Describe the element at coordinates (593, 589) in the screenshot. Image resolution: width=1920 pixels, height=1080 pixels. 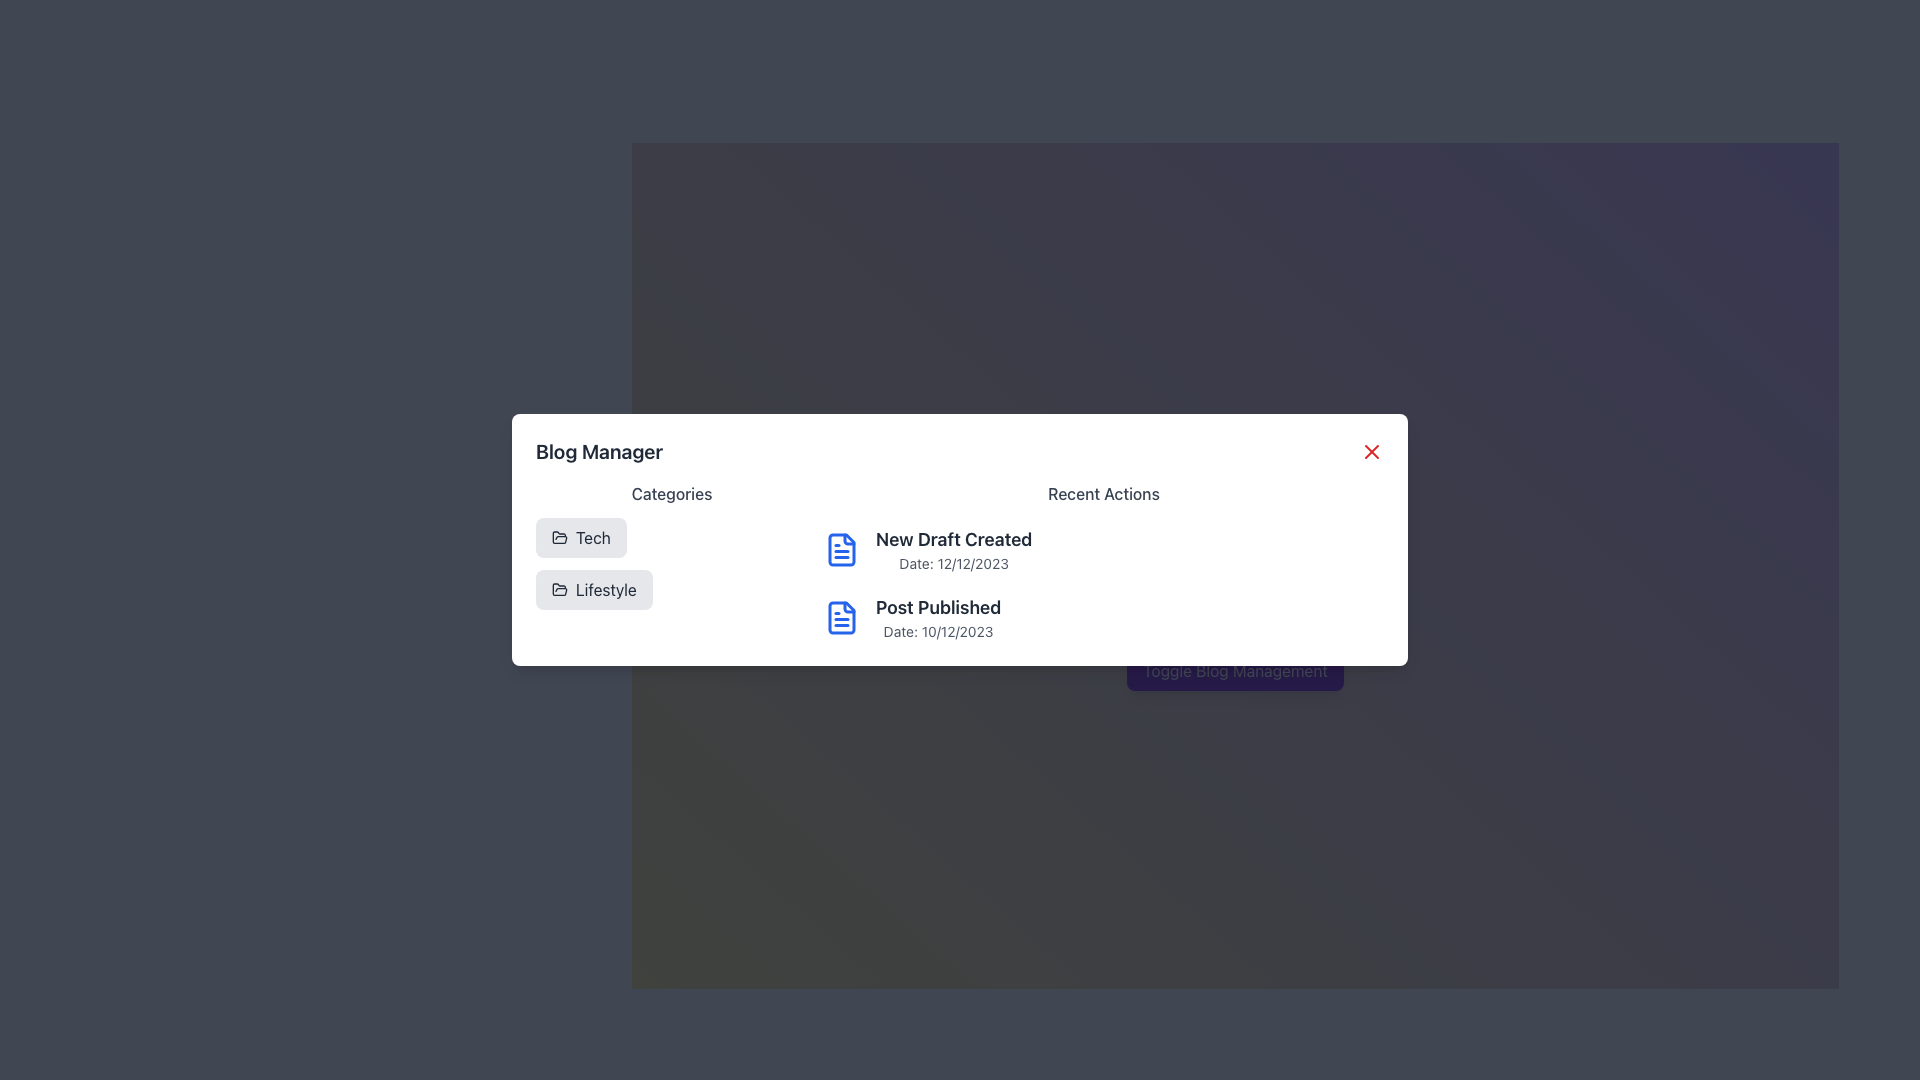
I see `the 'Lifestyle' category button in the 'Categories' section of the 'Blog Manager' modal` at that location.